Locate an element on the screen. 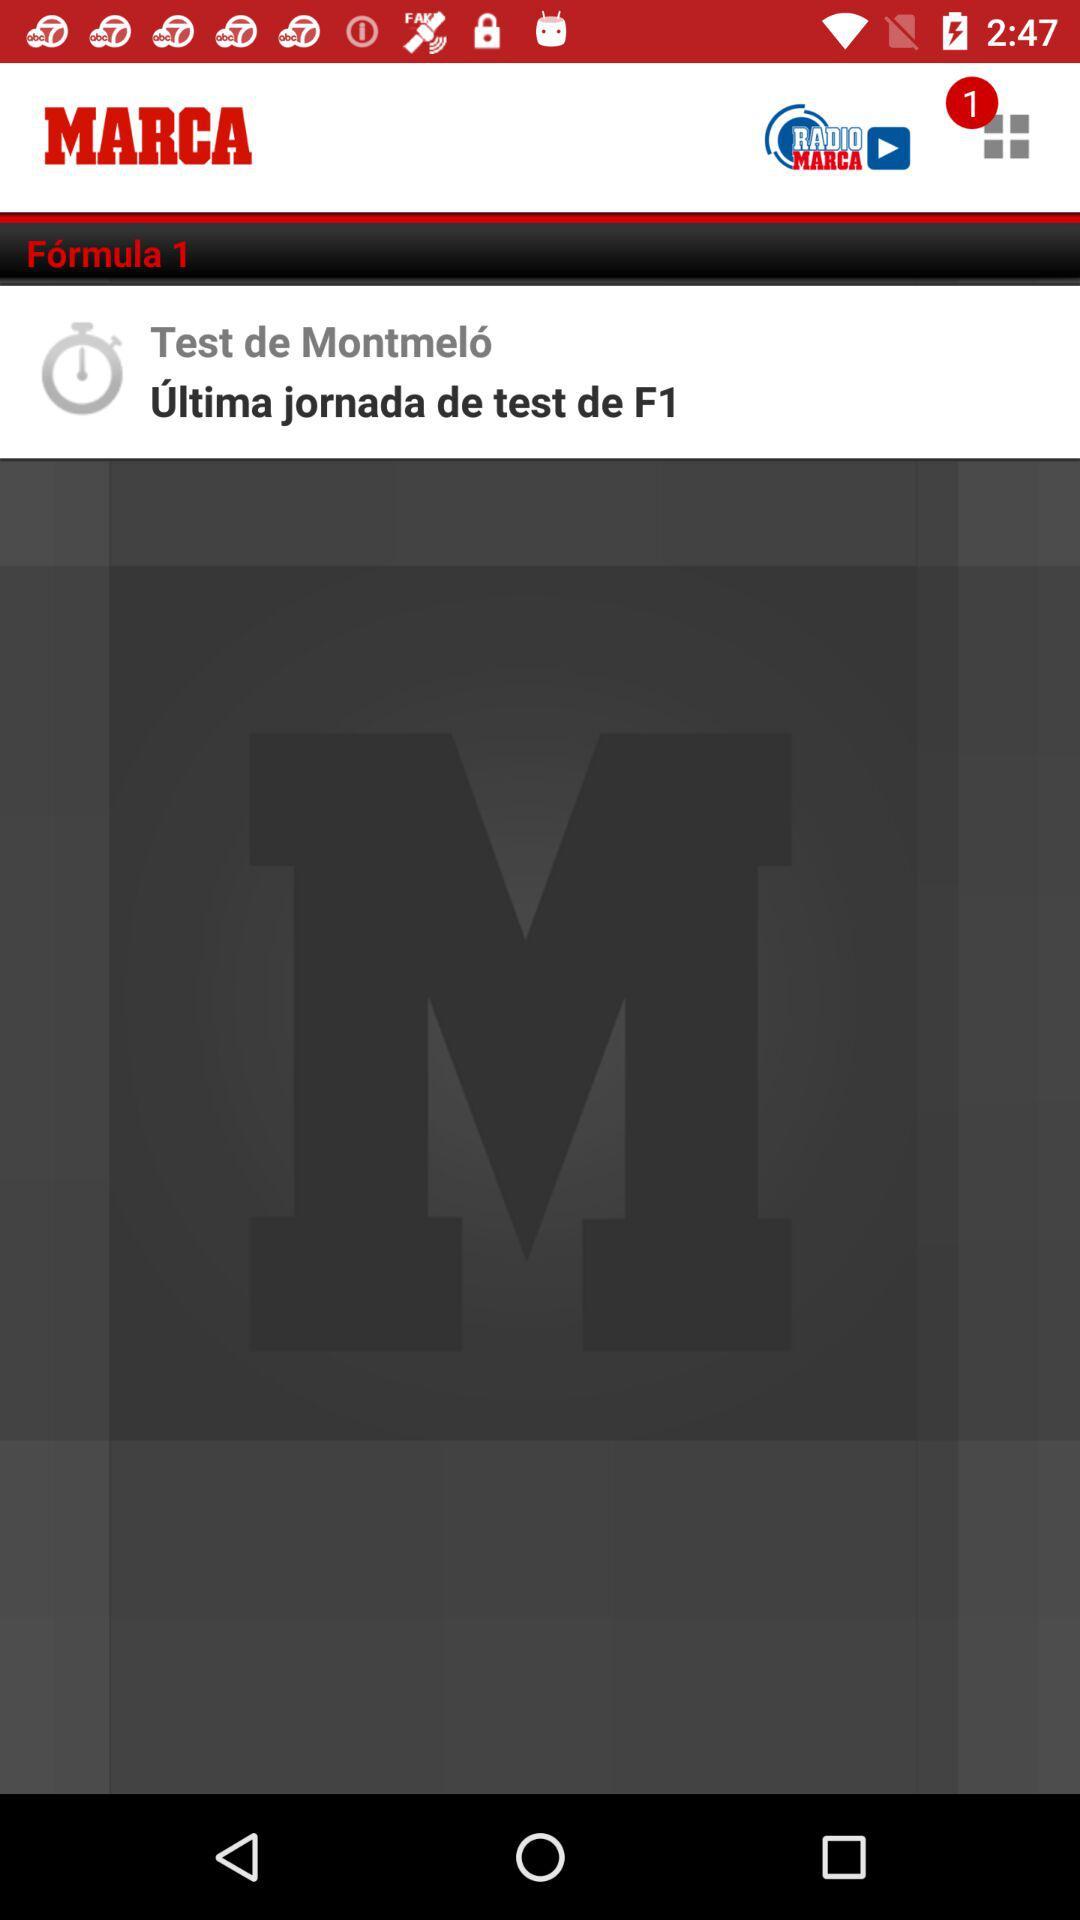 The image size is (1080, 1920). open notifications is located at coordinates (1006, 135).